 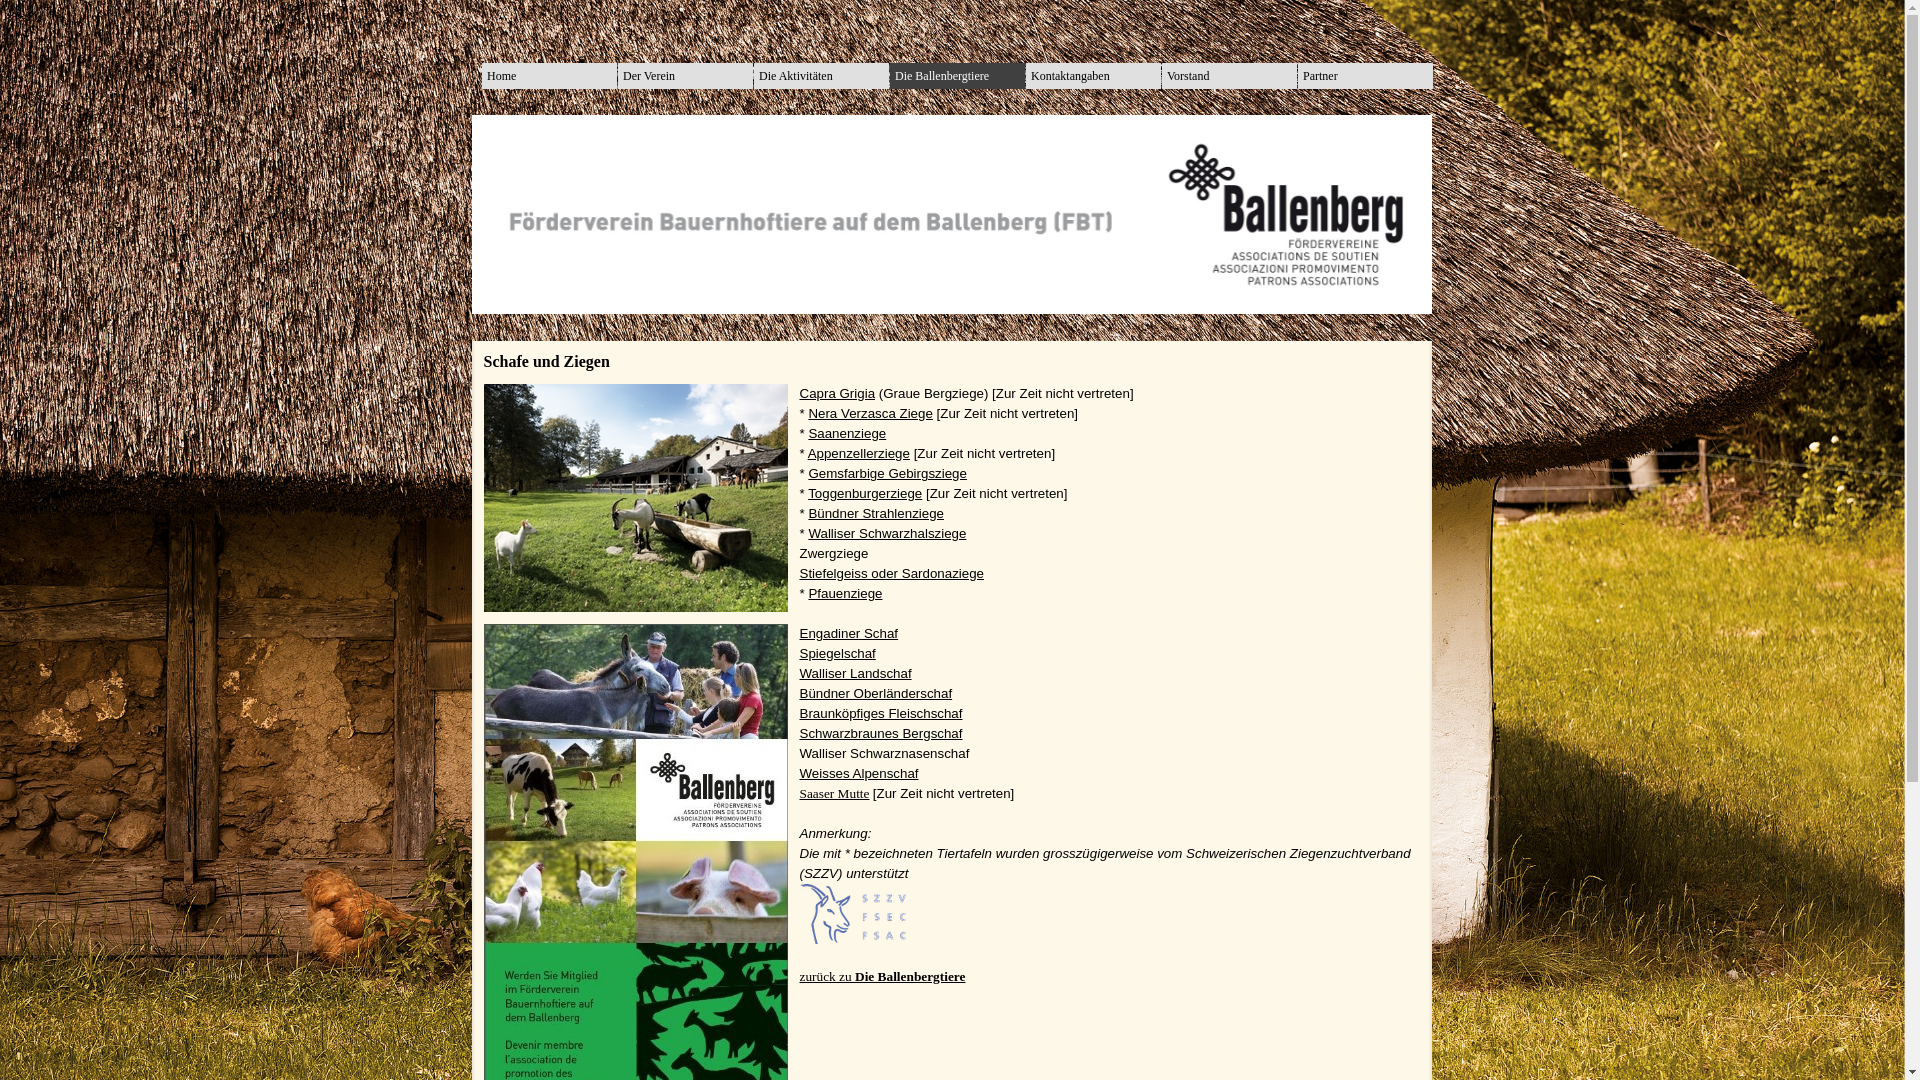 I want to click on 'Capra Grigia', so click(x=838, y=393).